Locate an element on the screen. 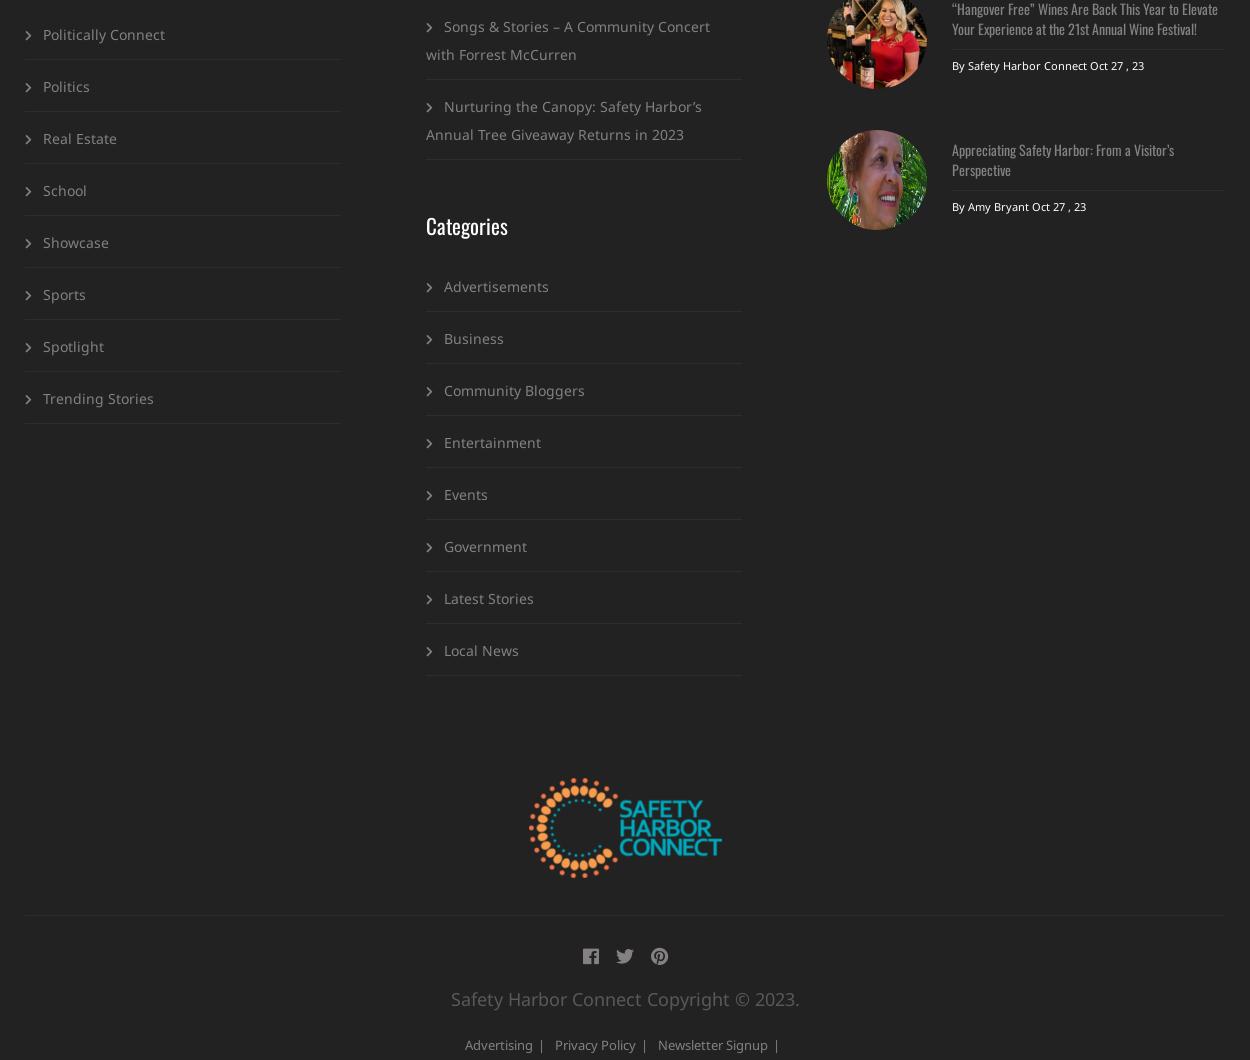 The width and height of the screenshot is (1250, 1060). 'Advertisements' is located at coordinates (495, 285).